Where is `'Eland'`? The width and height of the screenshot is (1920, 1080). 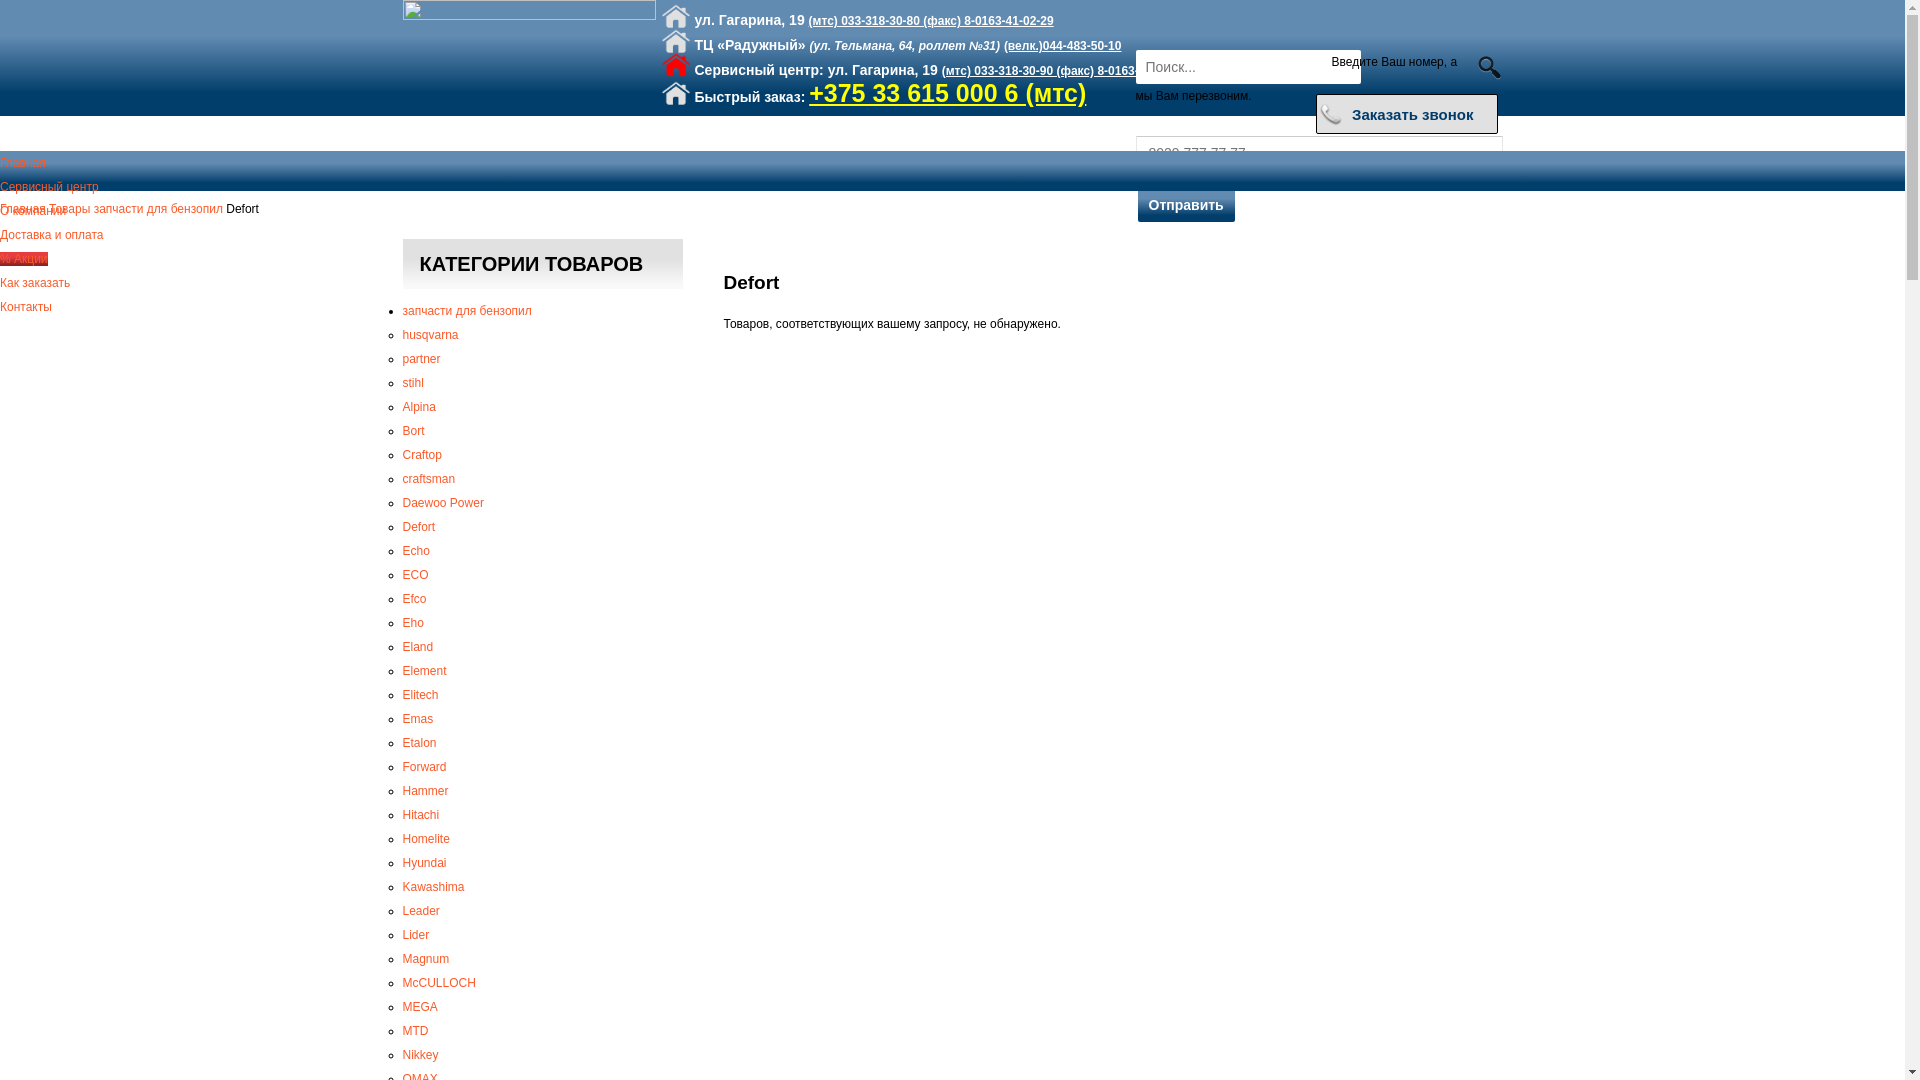
'Eland' is located at coordinates (416, 647).